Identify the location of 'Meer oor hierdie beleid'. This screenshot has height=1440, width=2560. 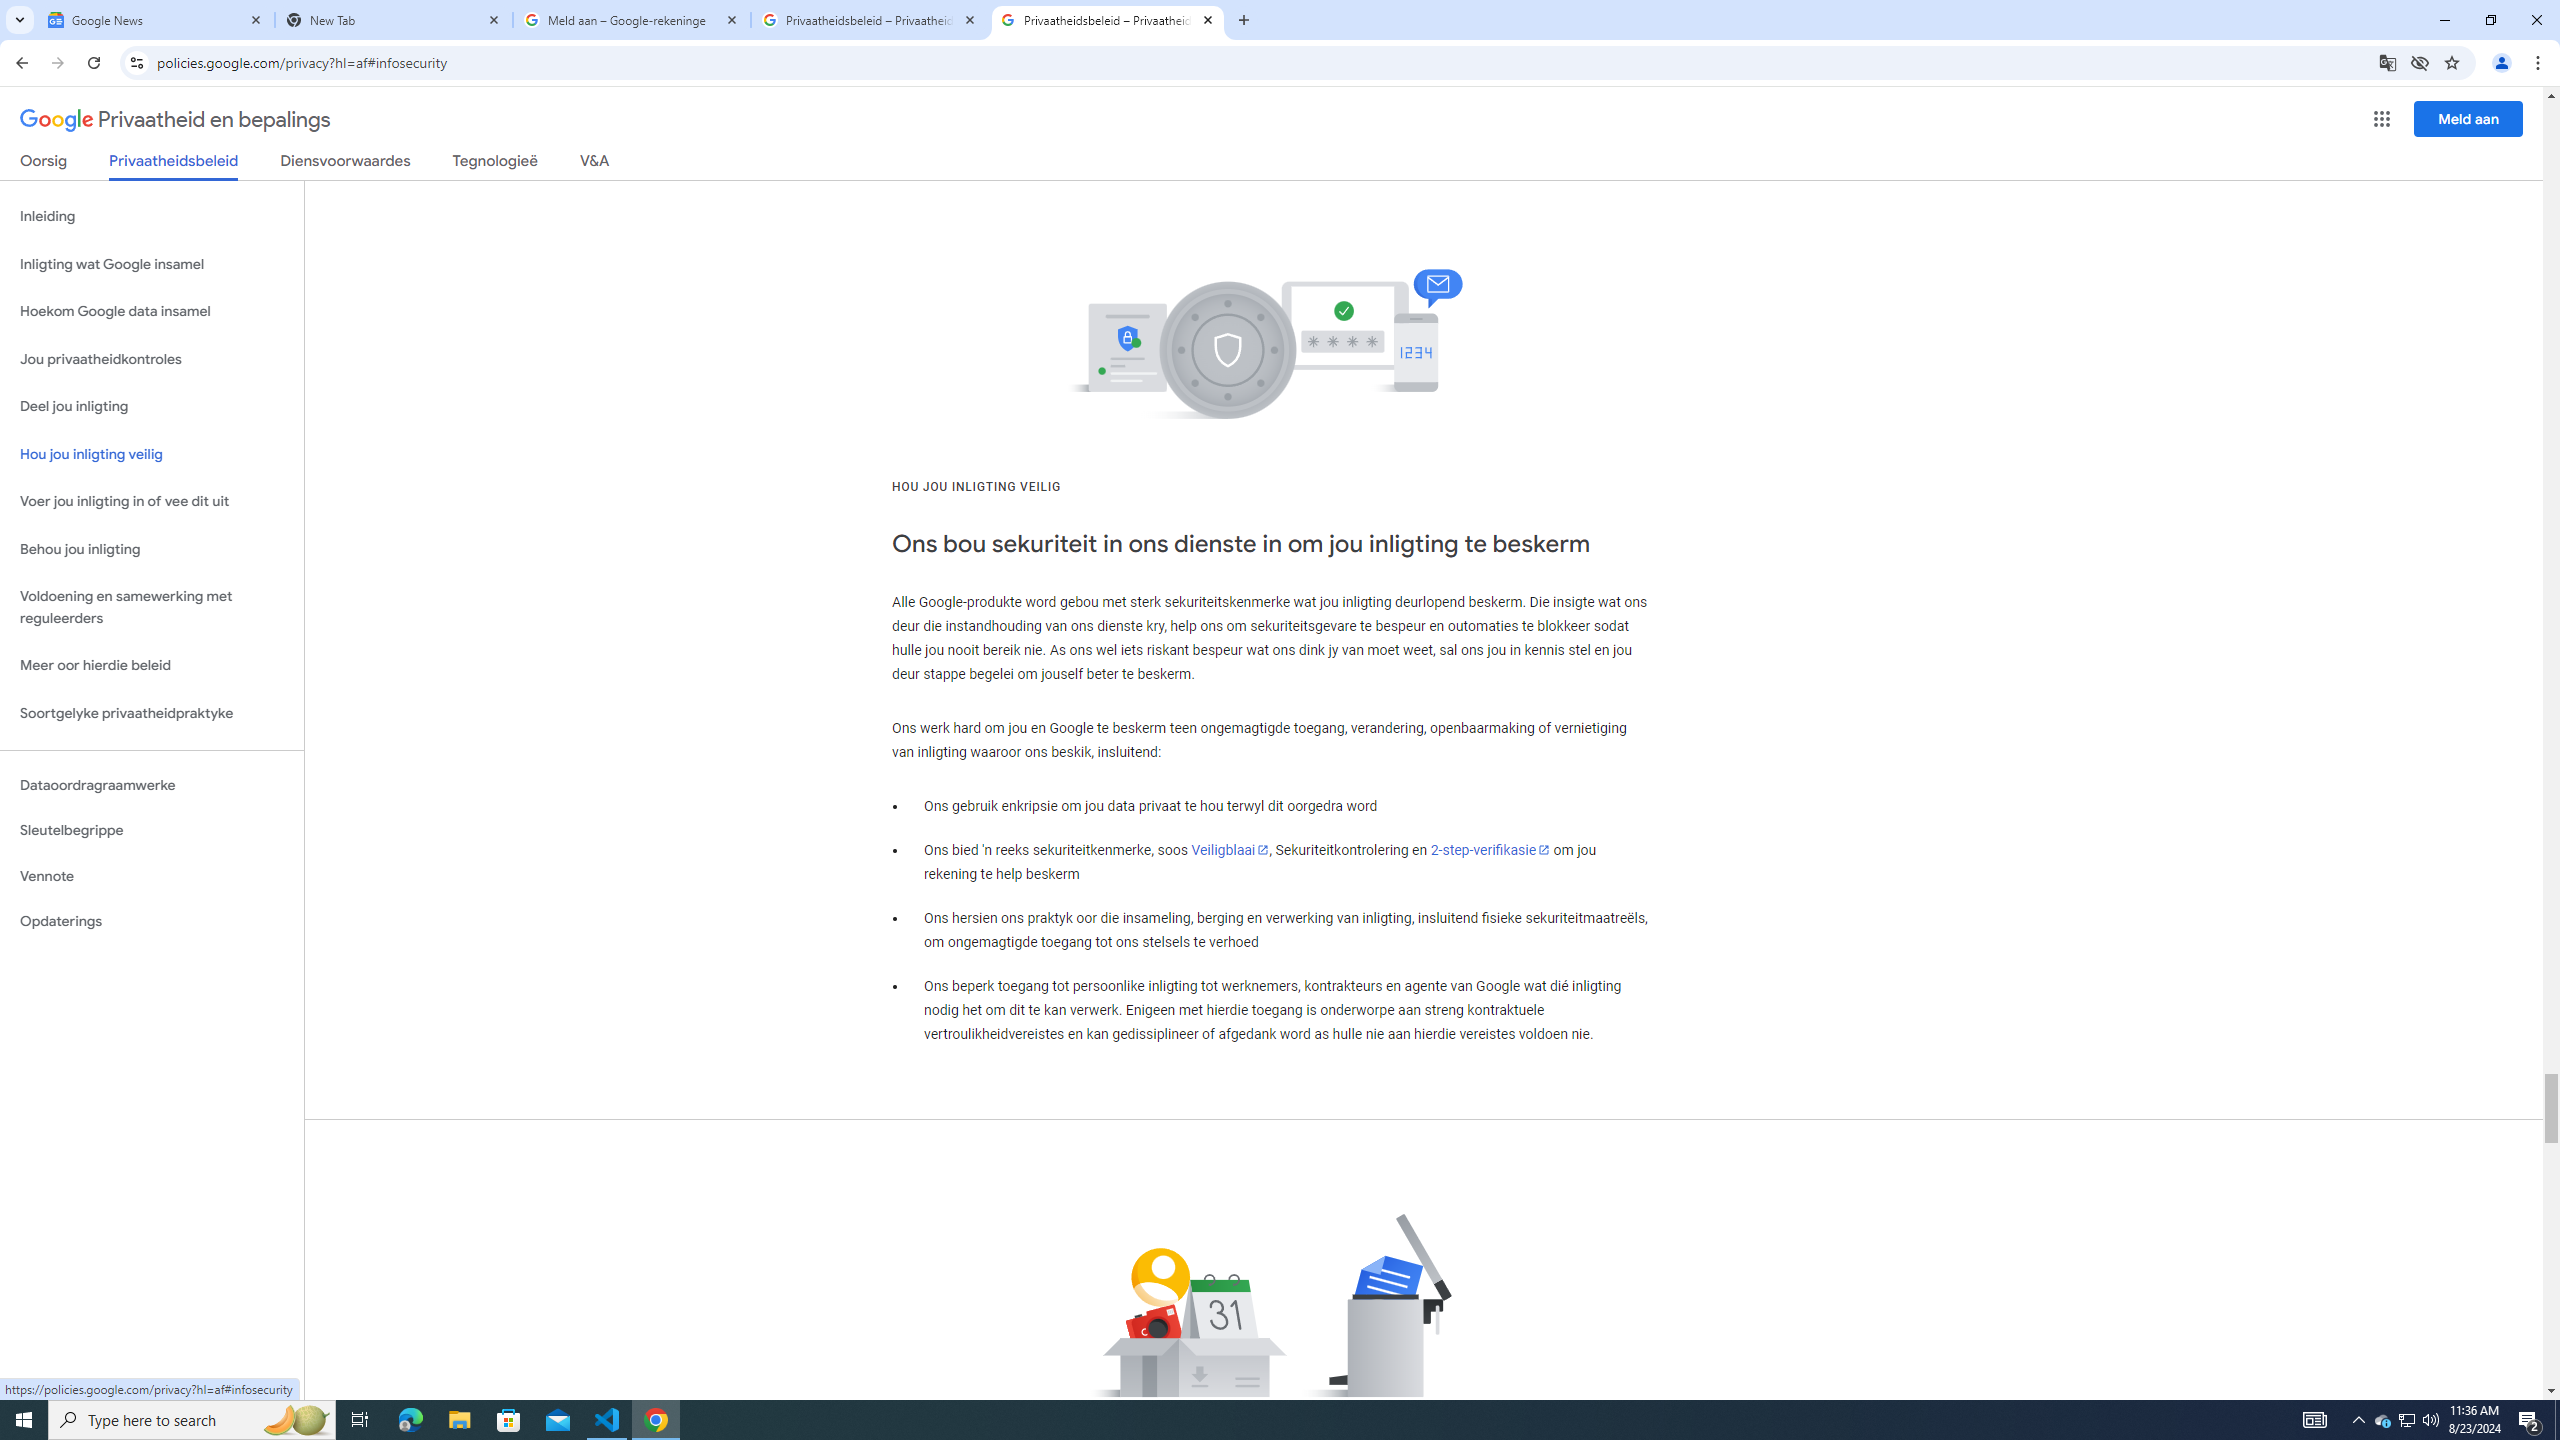
(151, 666).